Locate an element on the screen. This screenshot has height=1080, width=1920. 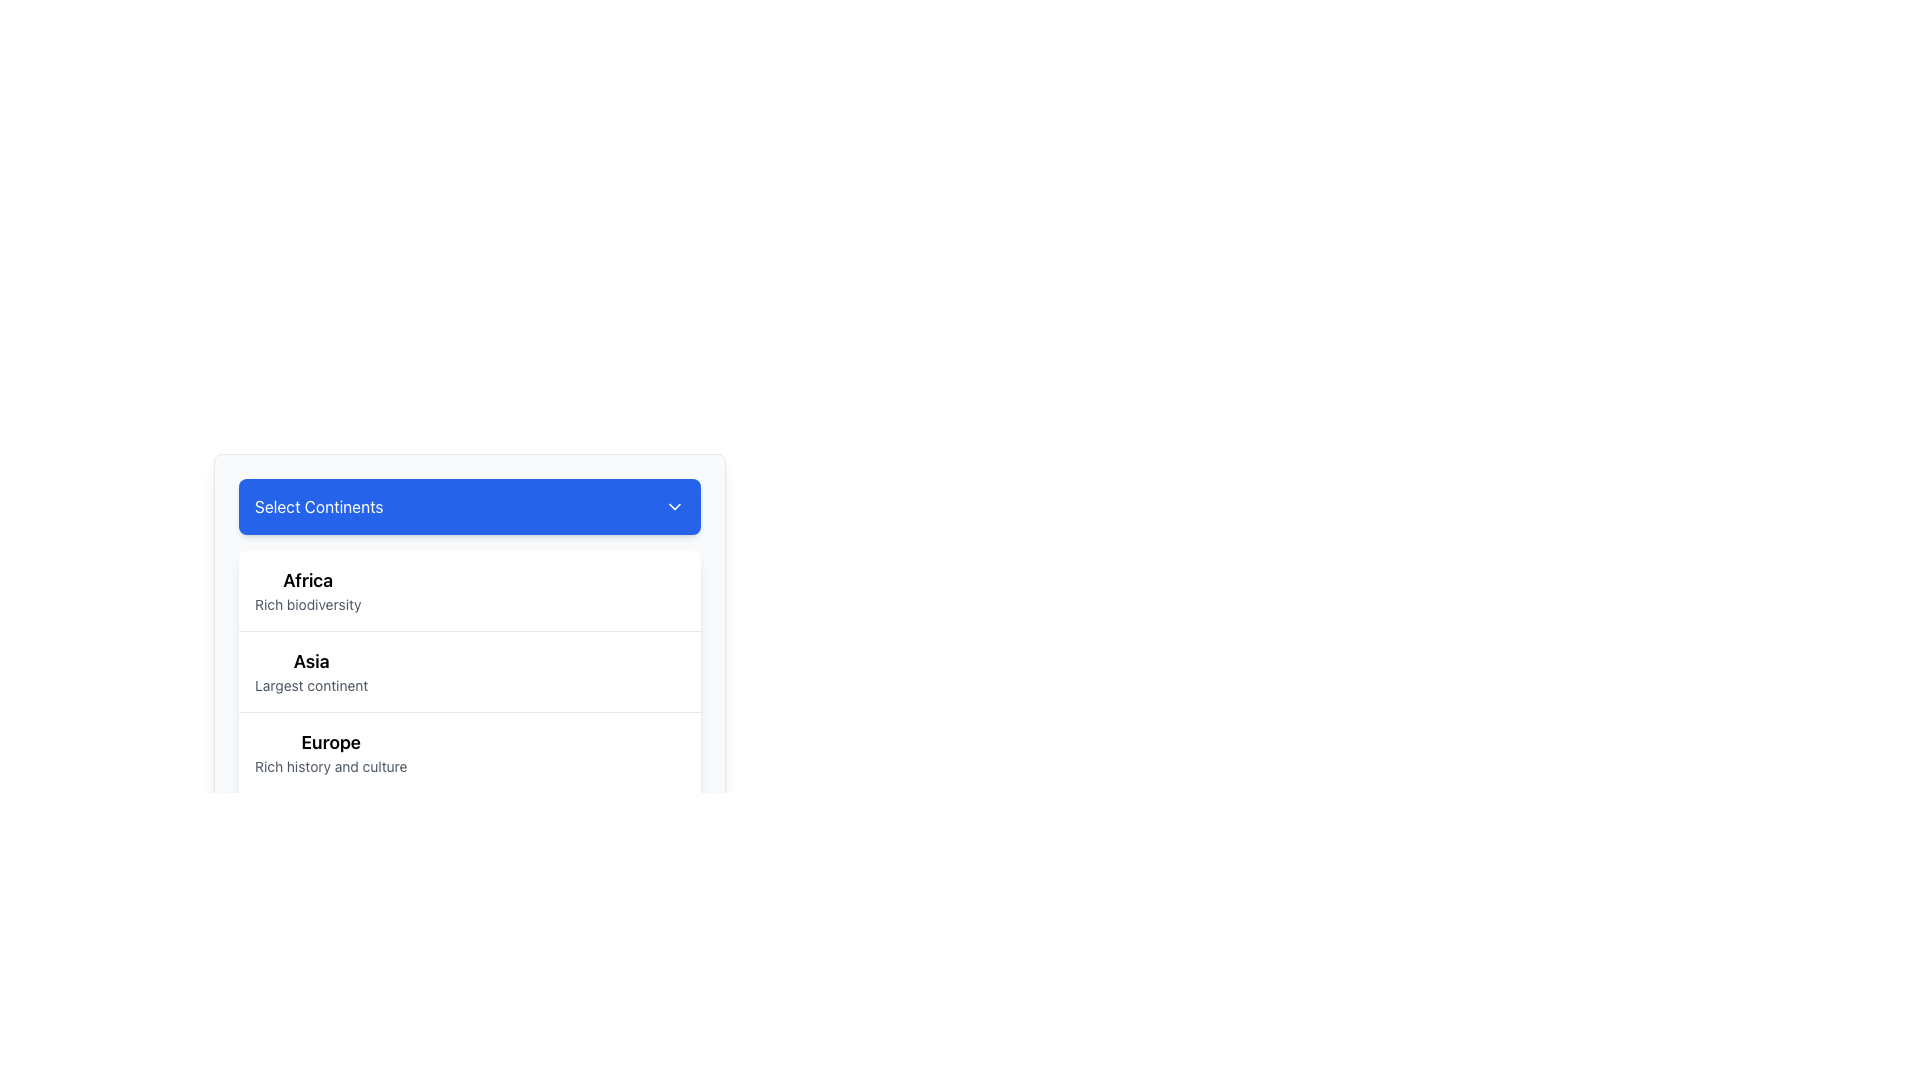
the first option in the dropdown list titled 'Select Continents' is located at coordinates (307, 589).